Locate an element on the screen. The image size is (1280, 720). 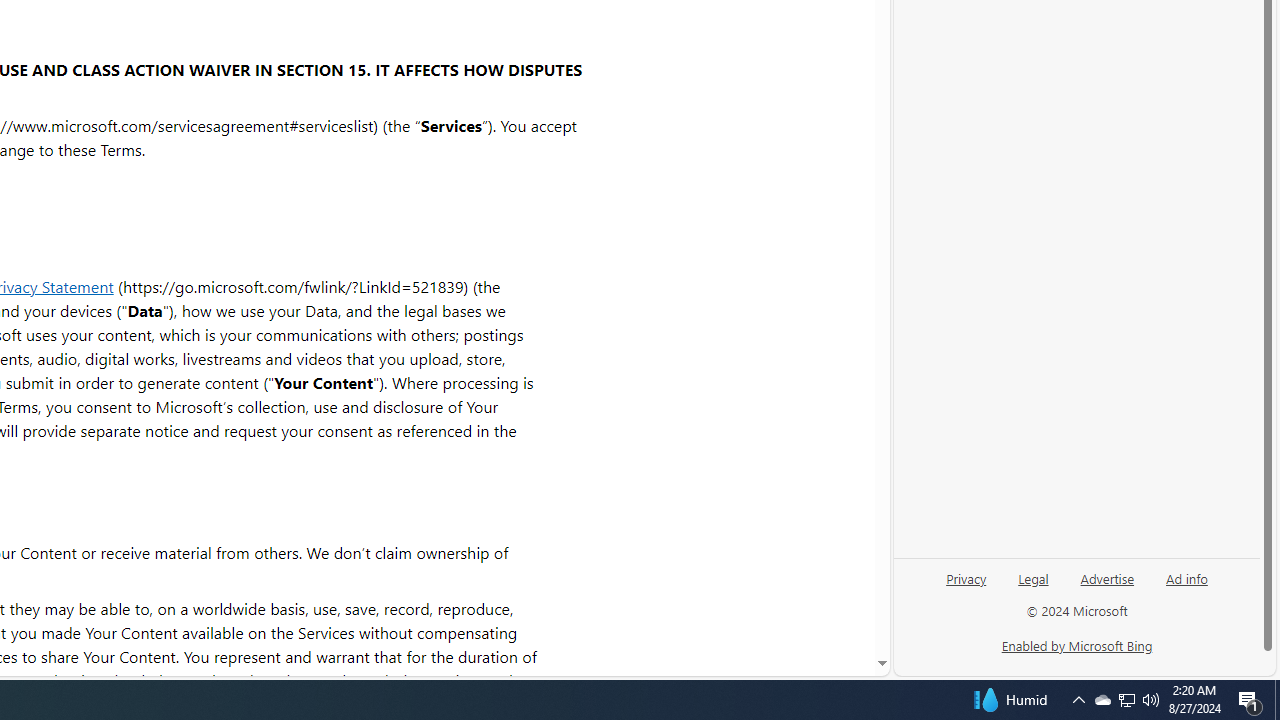
'Privacy' is located at coordinates (966, 577).